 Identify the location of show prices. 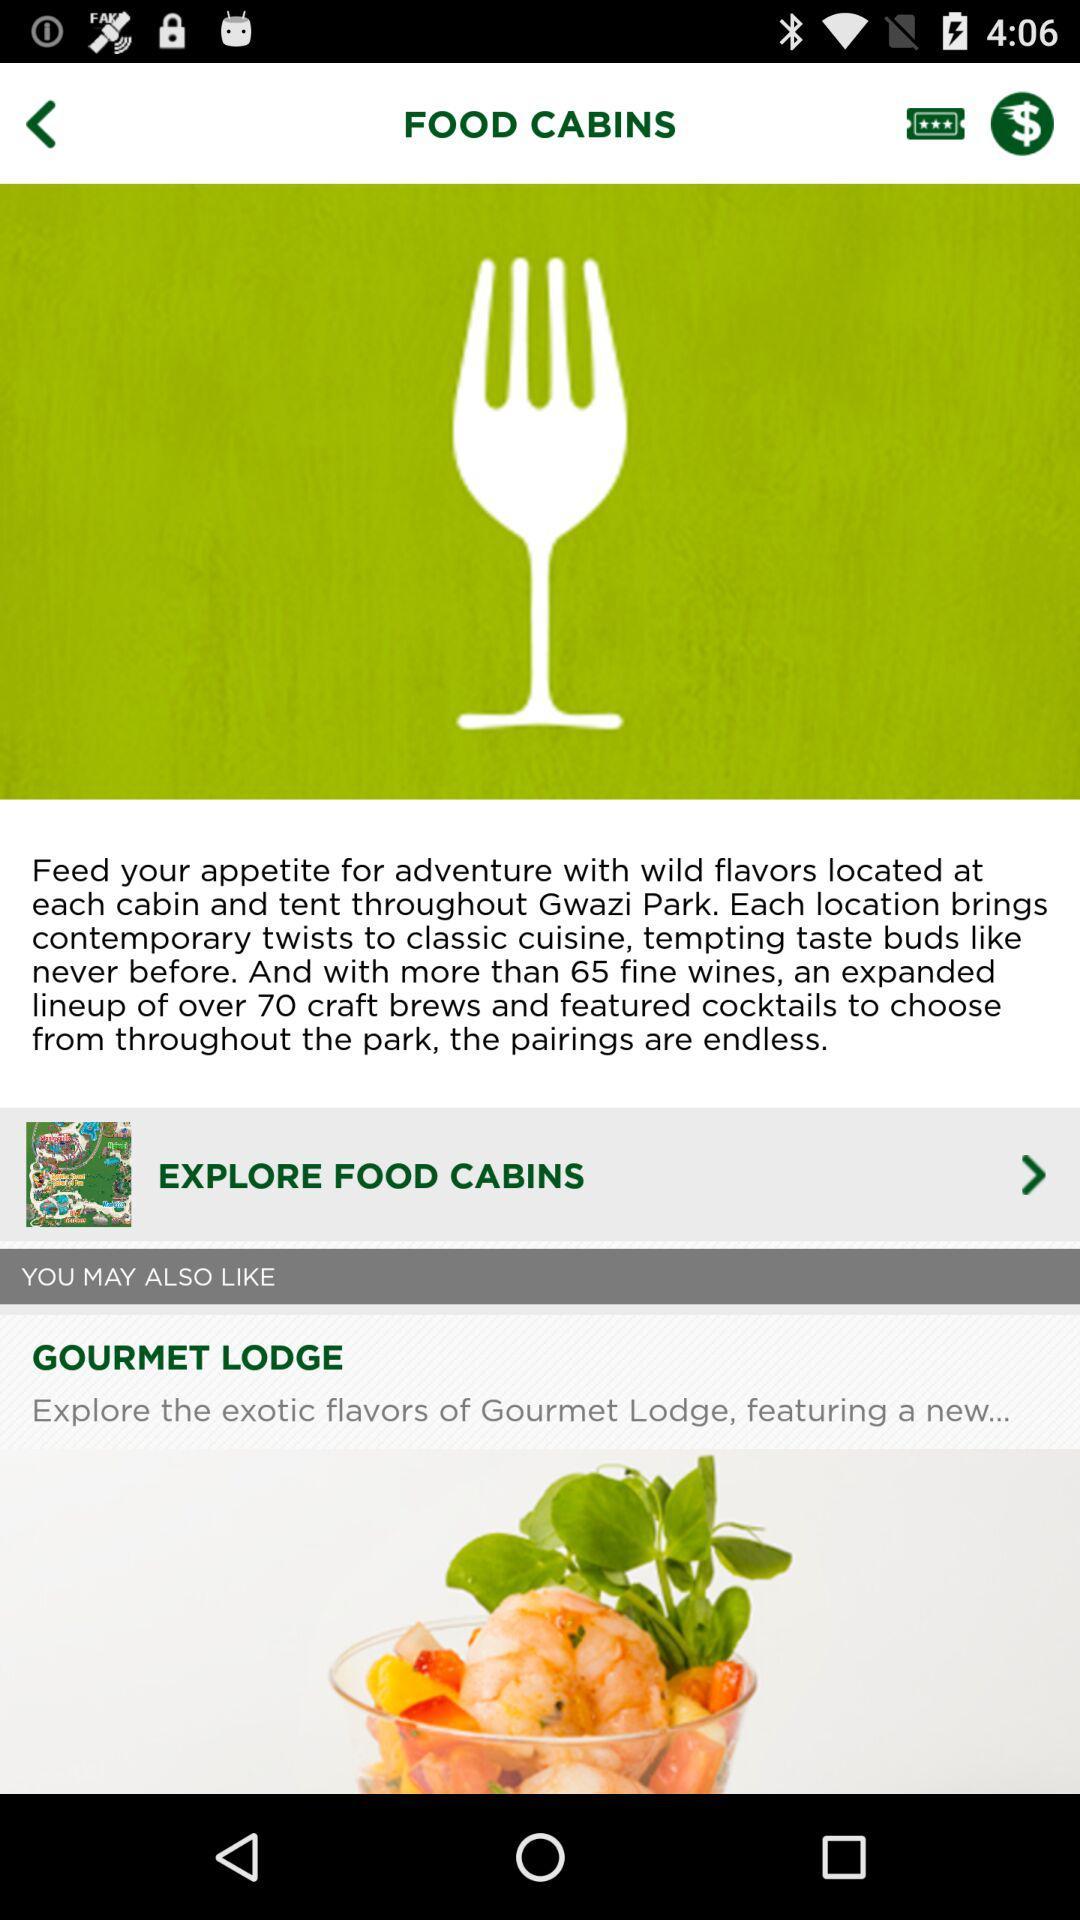
(1035, 122).